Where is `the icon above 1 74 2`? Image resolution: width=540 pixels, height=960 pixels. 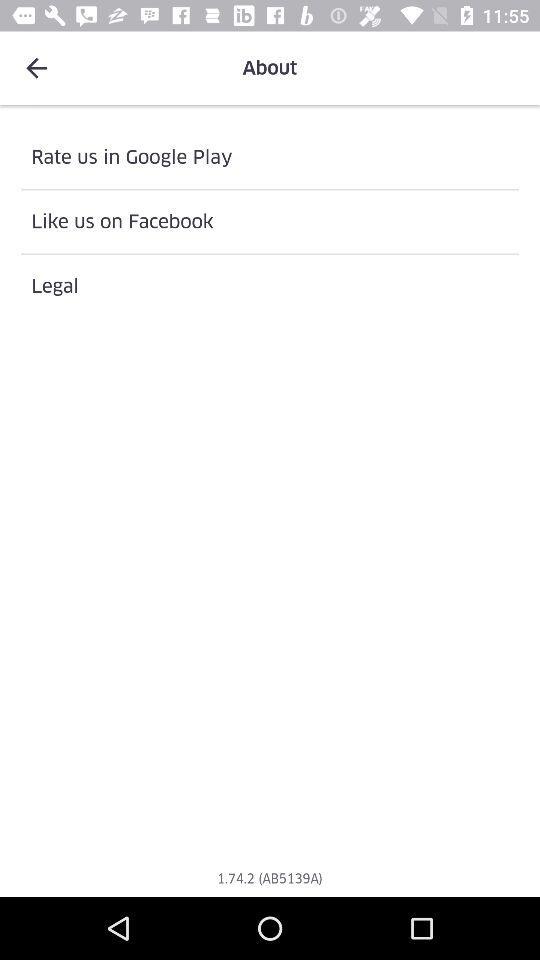 the icon above 1 74 2 is located at coordinates (270, 285).